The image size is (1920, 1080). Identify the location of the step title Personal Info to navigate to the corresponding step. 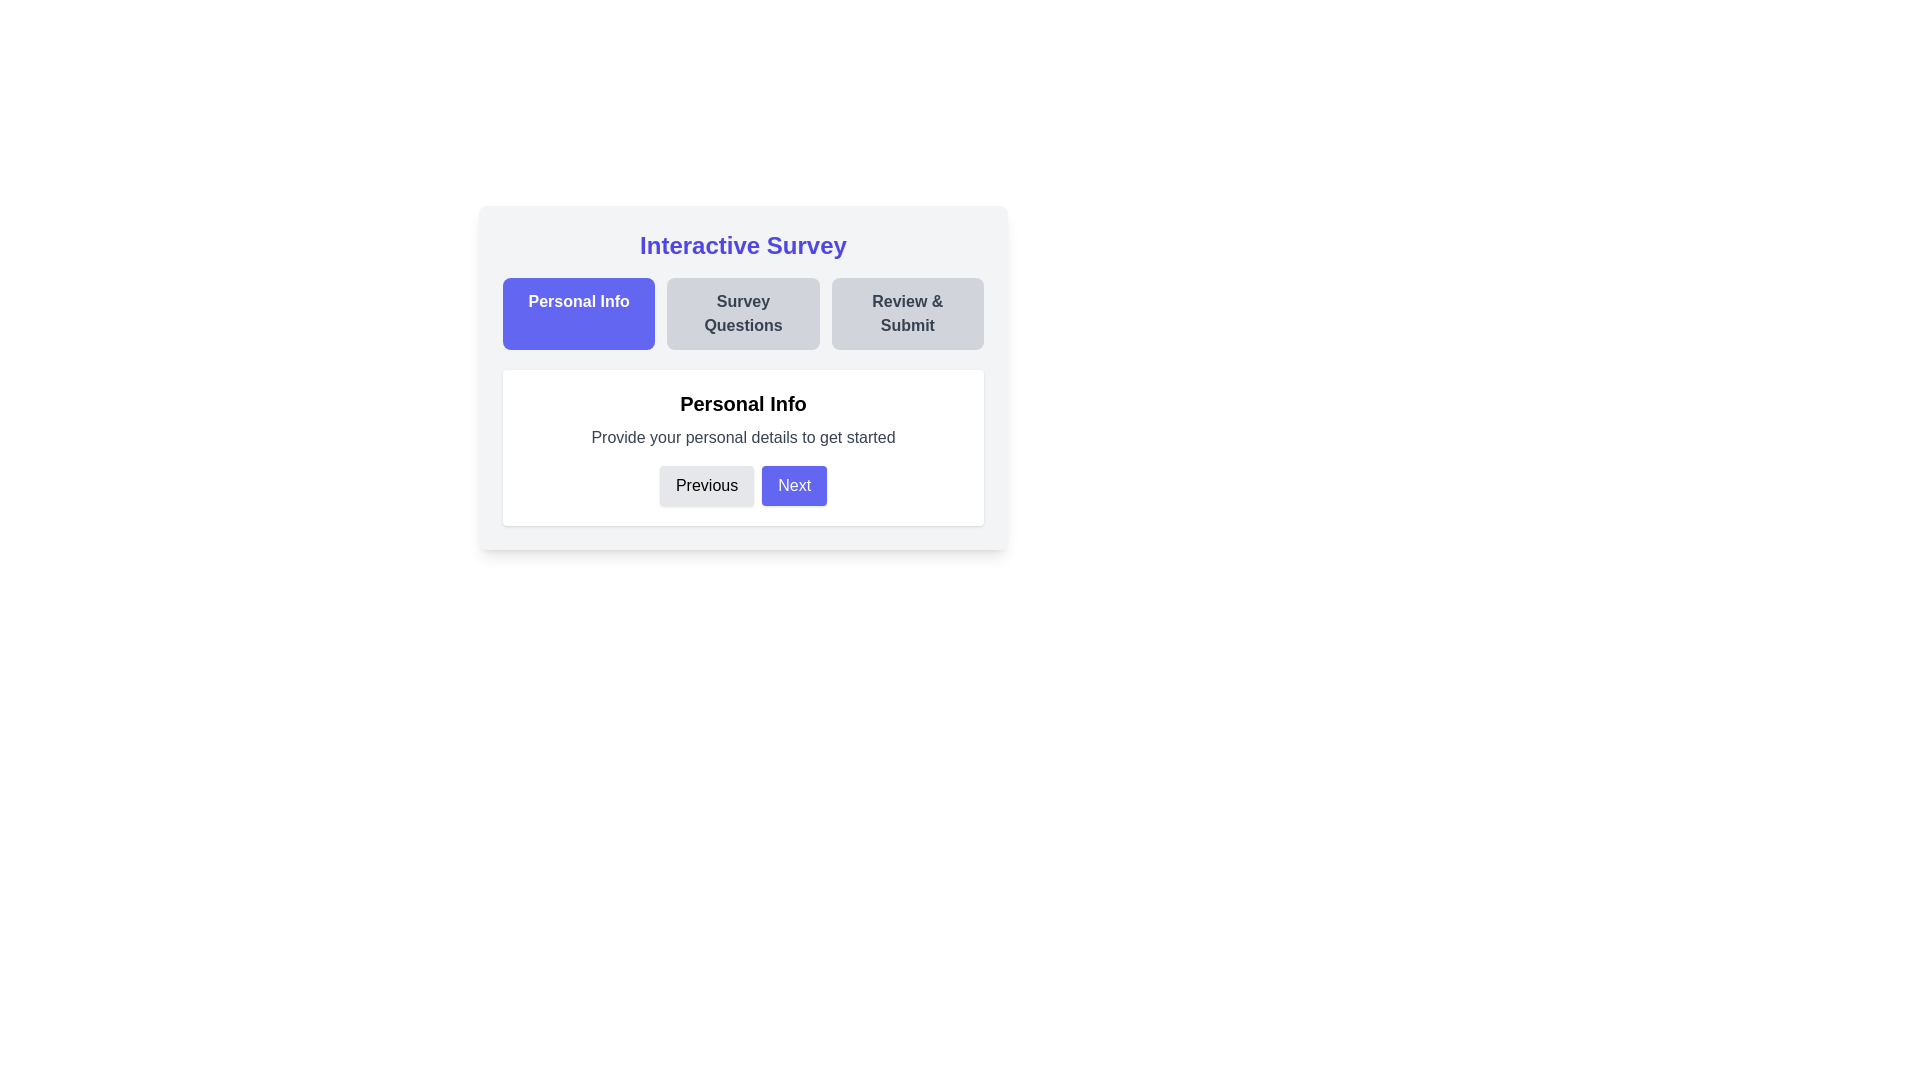
(578, 313).